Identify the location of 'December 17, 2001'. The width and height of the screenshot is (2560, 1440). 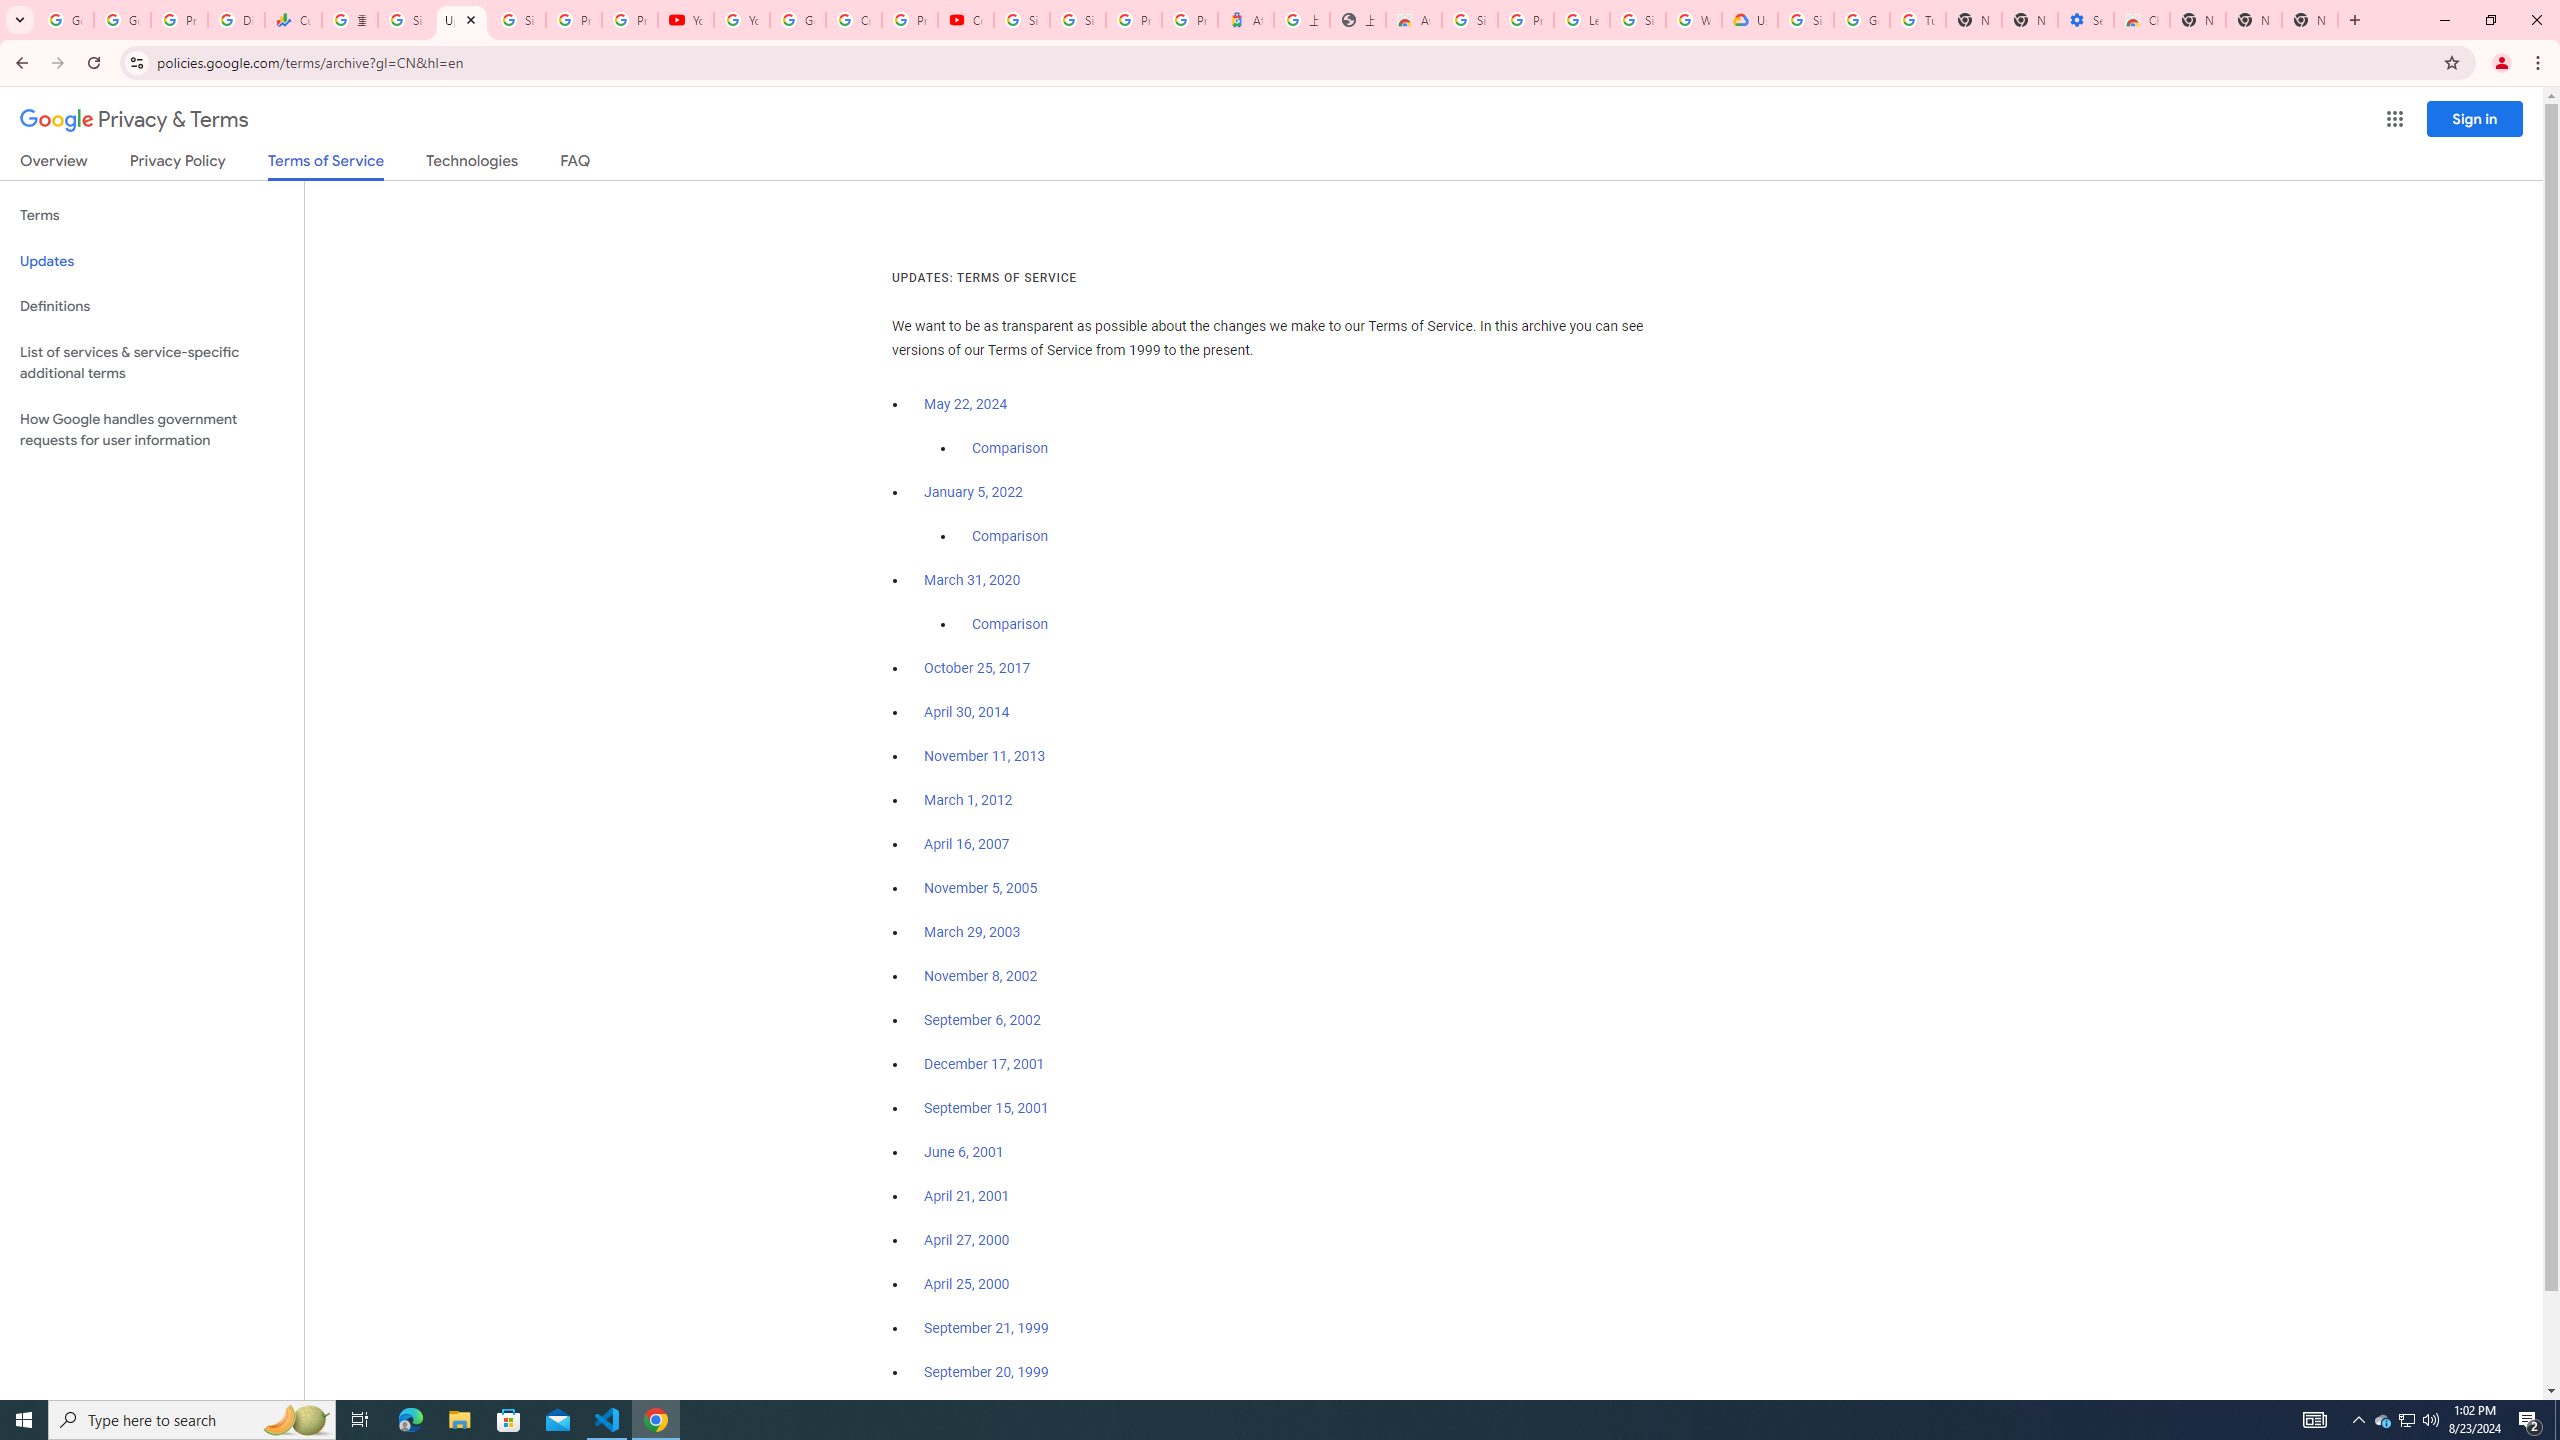
(983, 1064).